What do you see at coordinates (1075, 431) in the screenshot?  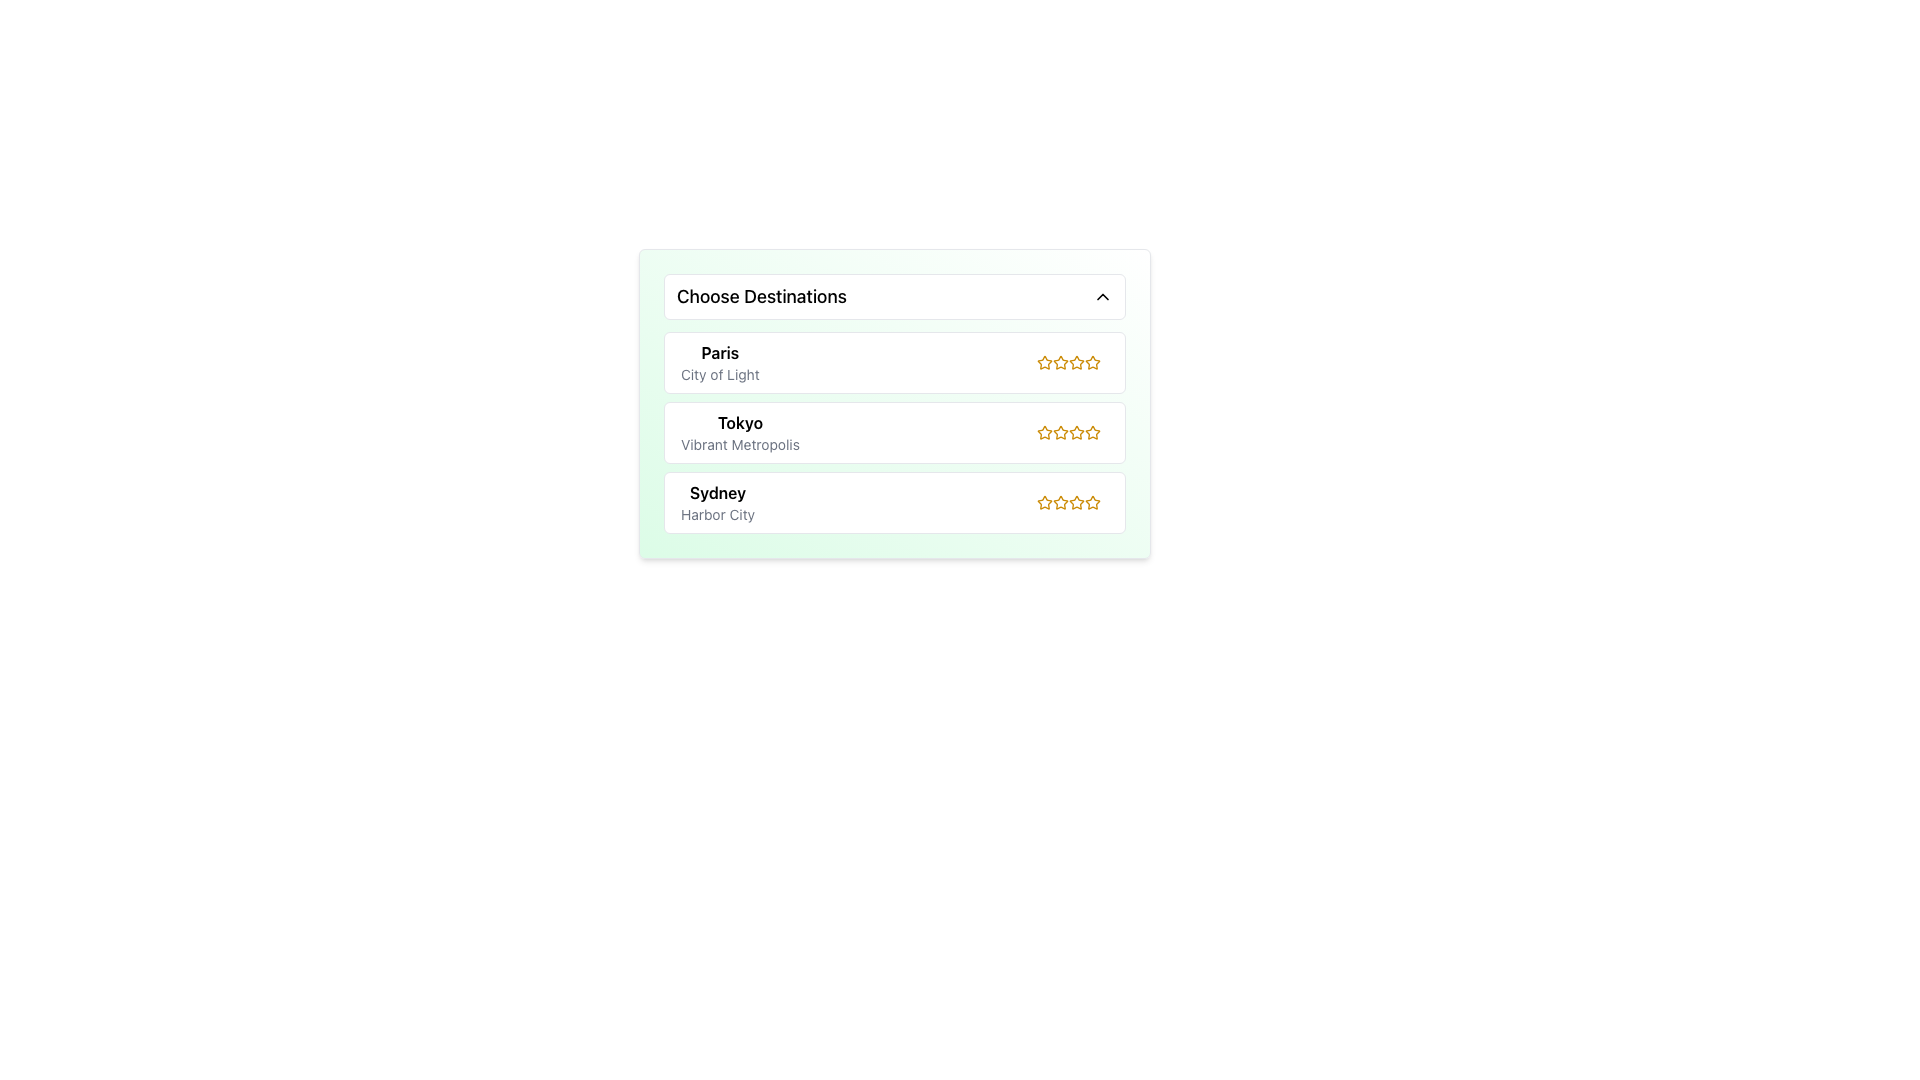 I see `the fourth star icon in the 5-star rating row next to the text 'Tokyo'` at bounding box center [1075, 431].